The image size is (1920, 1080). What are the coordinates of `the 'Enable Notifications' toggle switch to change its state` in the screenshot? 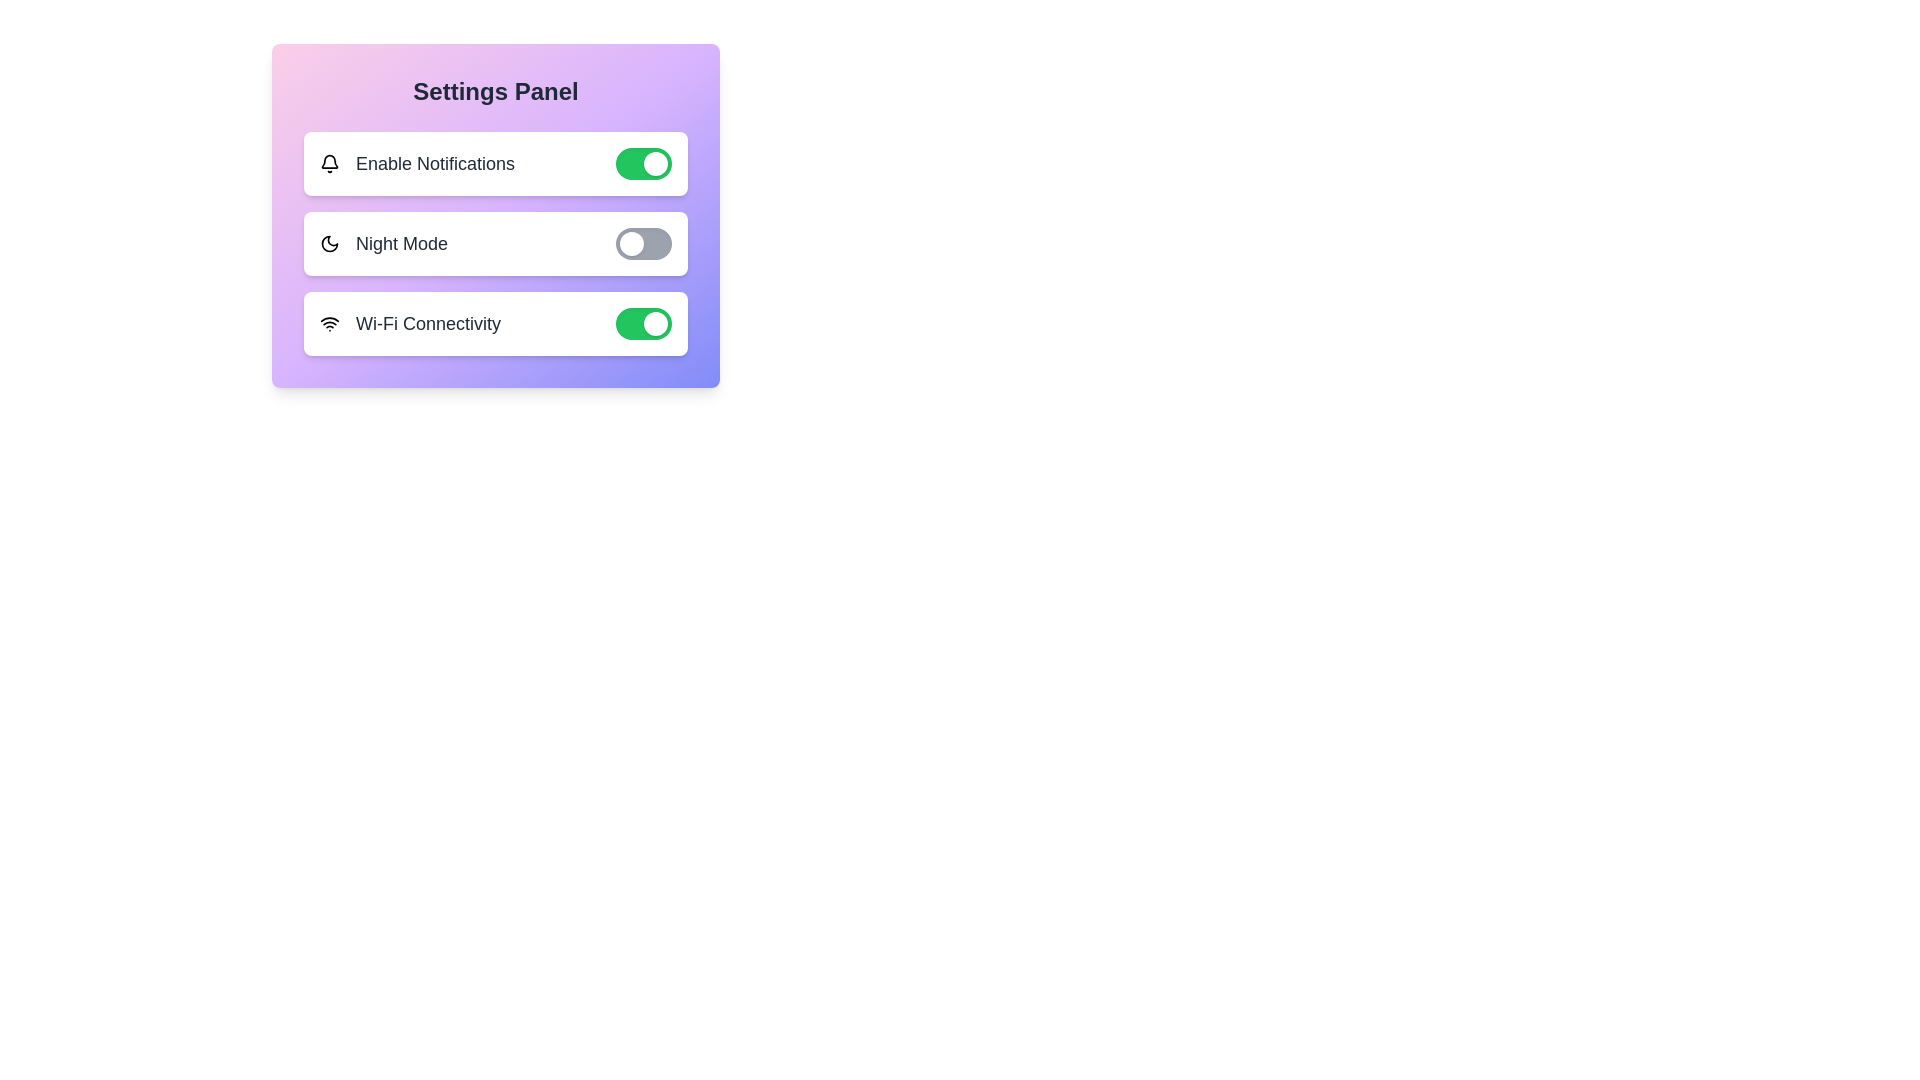 It's located at (643, 163).